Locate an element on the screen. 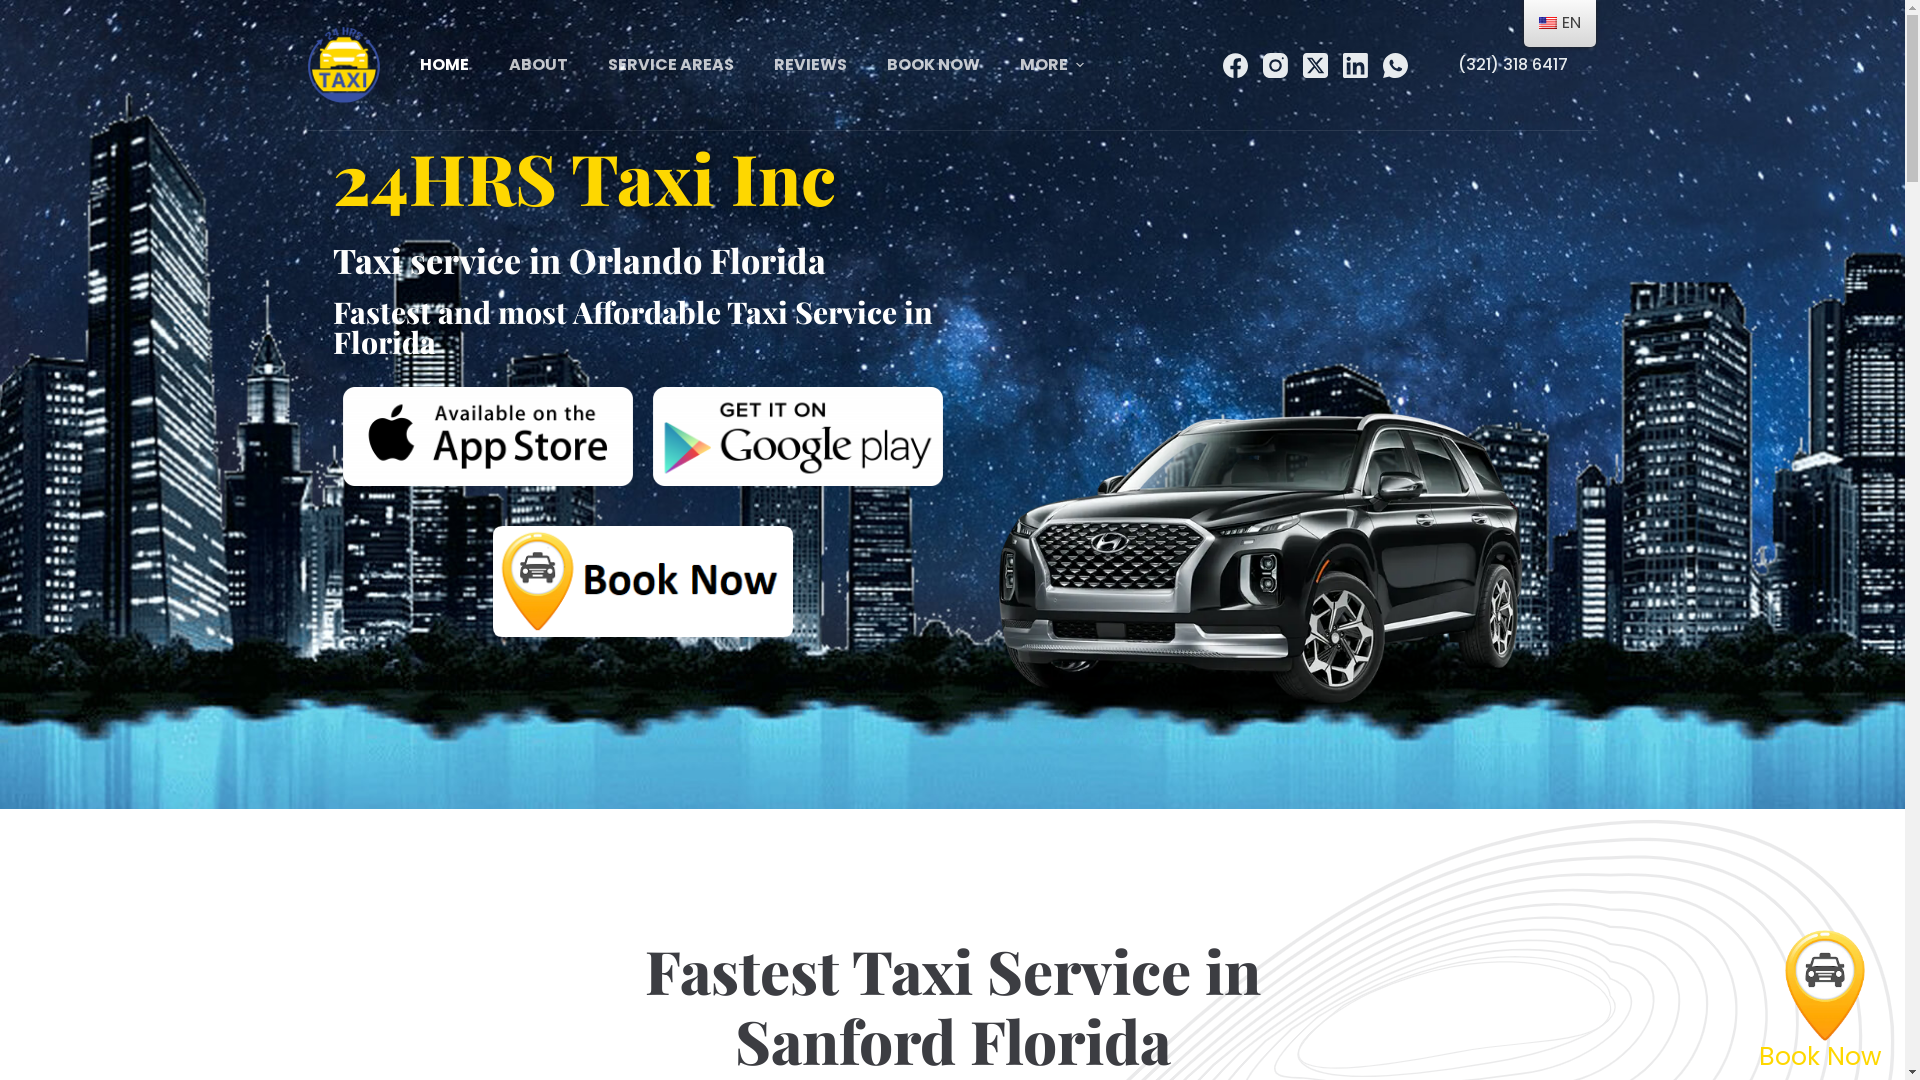  'MORE' is located at coordinates (999, 64).